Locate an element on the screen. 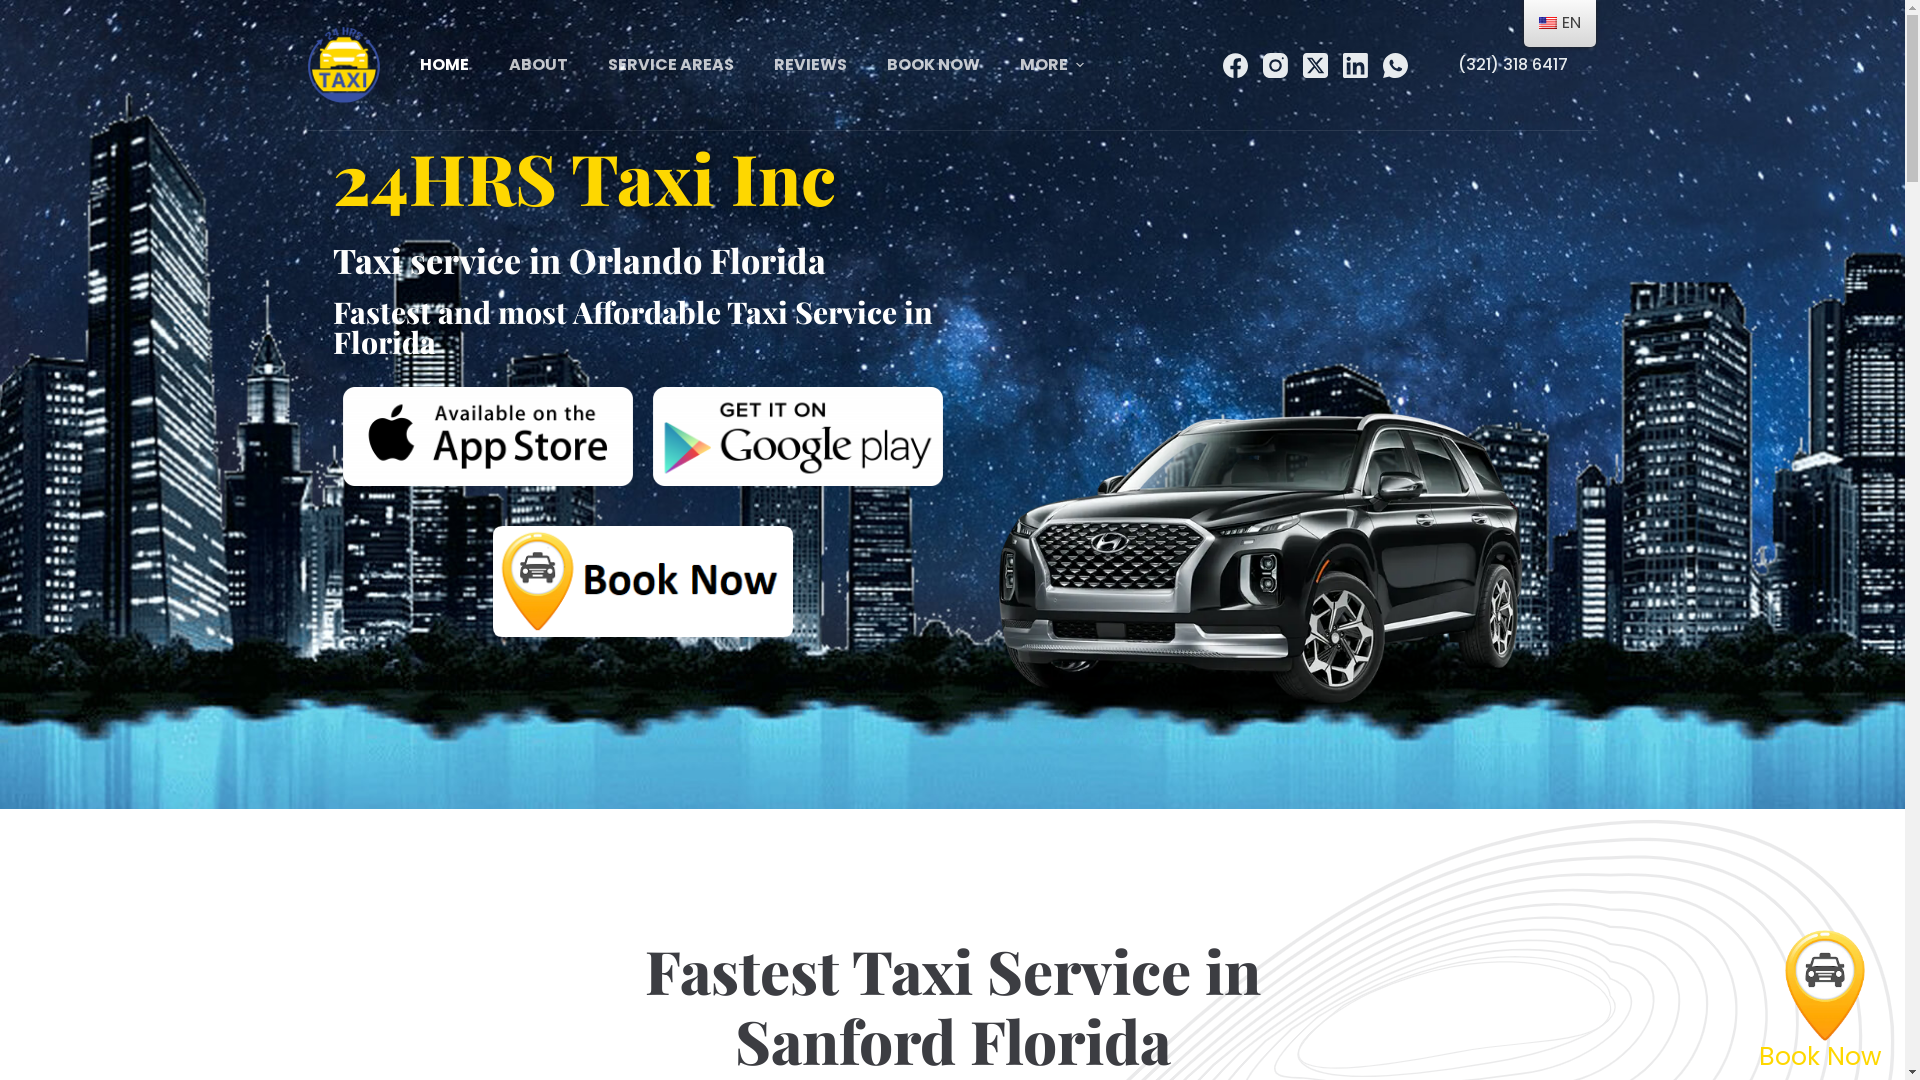  'MORE' is located at coordinates (999, 64).